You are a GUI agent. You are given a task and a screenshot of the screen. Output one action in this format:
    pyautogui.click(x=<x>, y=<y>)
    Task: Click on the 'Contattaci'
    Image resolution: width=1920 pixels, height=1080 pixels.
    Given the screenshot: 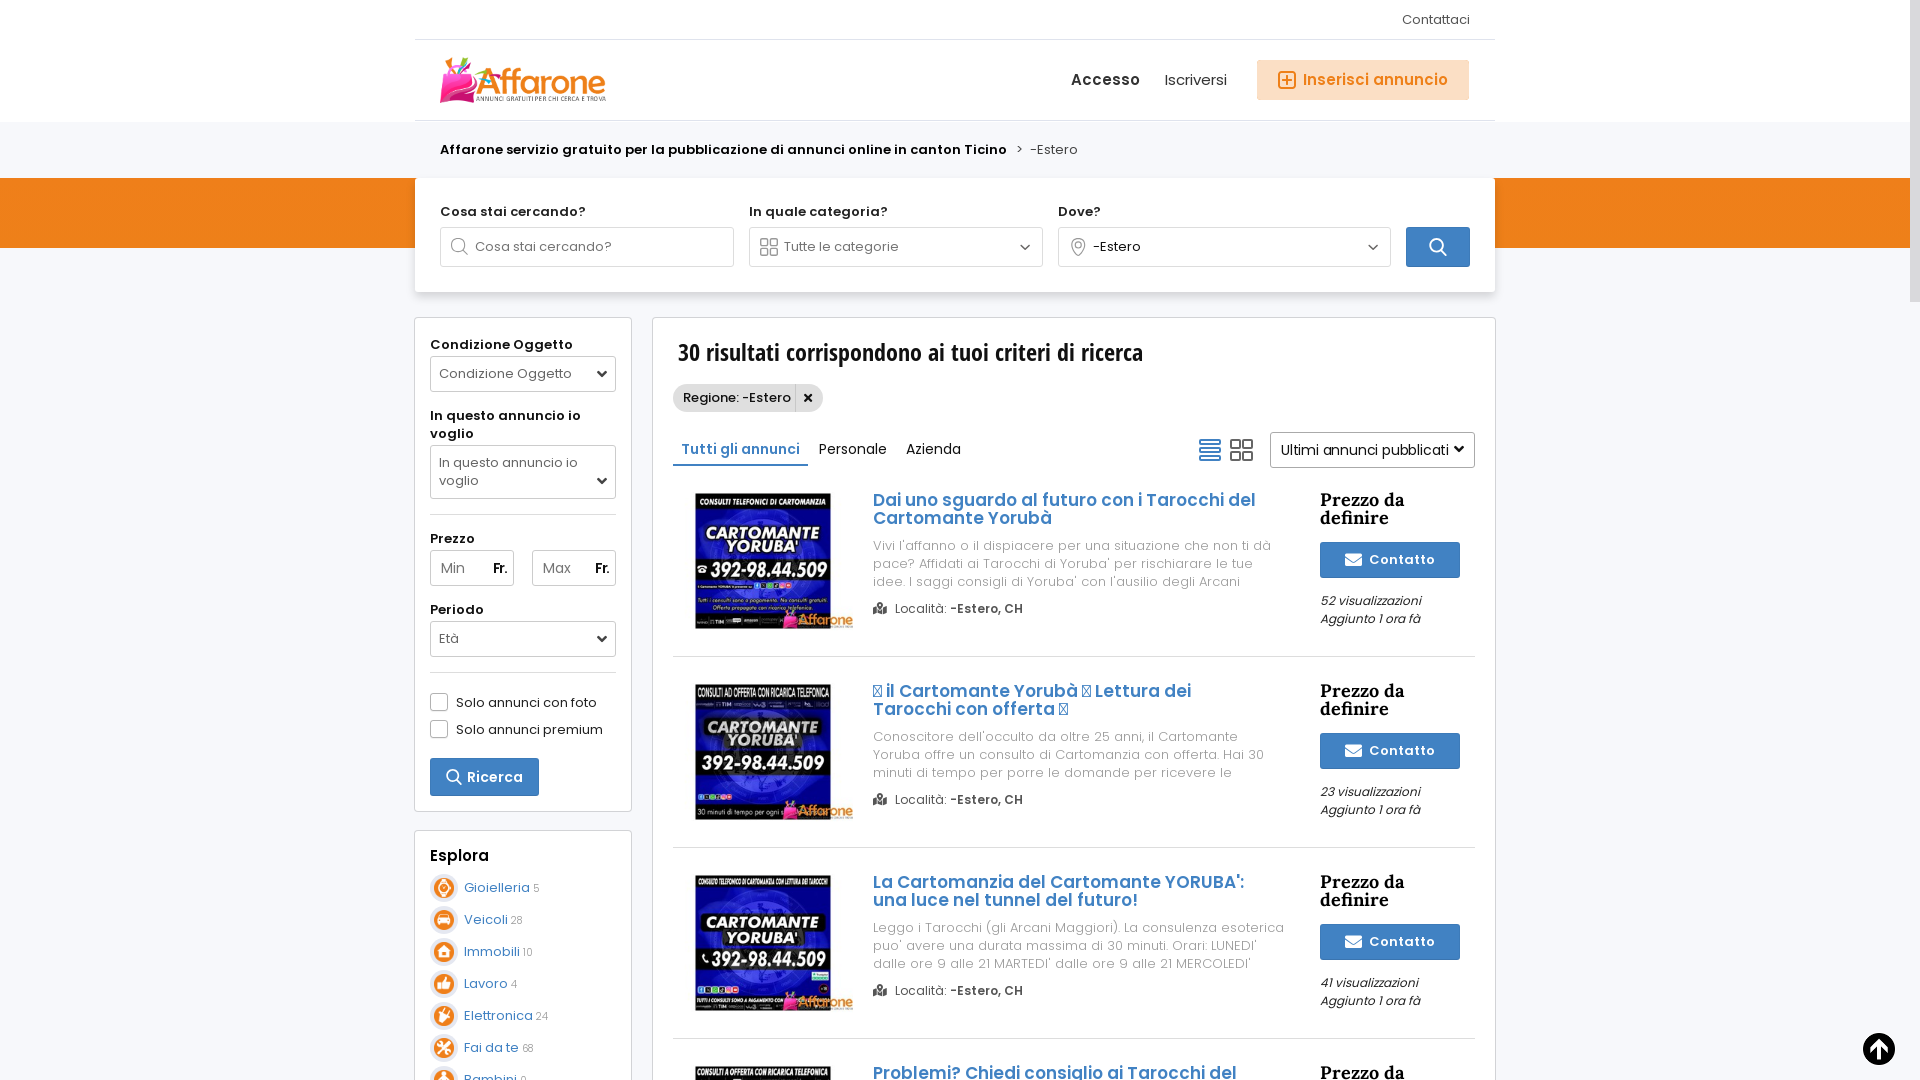 What is the action you would take?
    pyautogui.click(x=1429, y=19)
    